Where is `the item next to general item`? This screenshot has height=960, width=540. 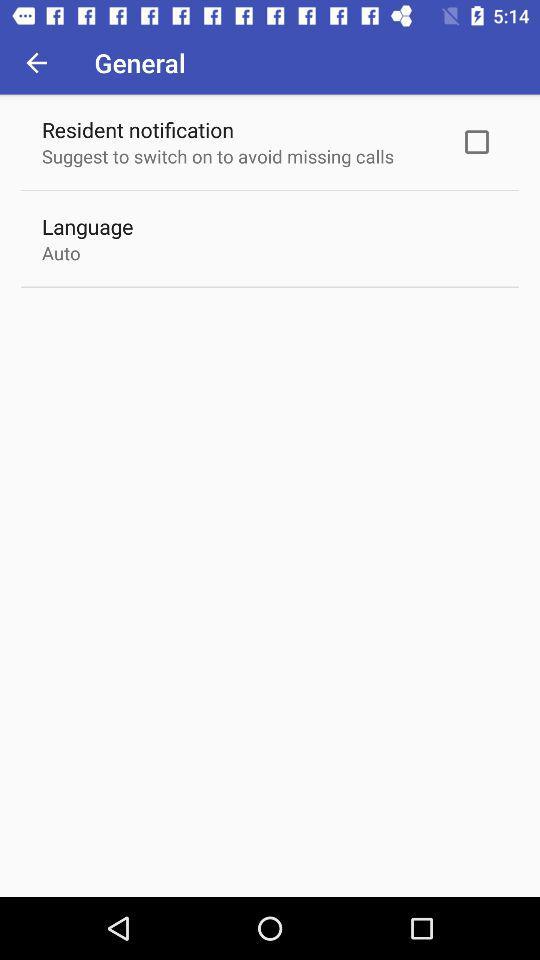
the item next to general item is located at coordinates (36, 62).